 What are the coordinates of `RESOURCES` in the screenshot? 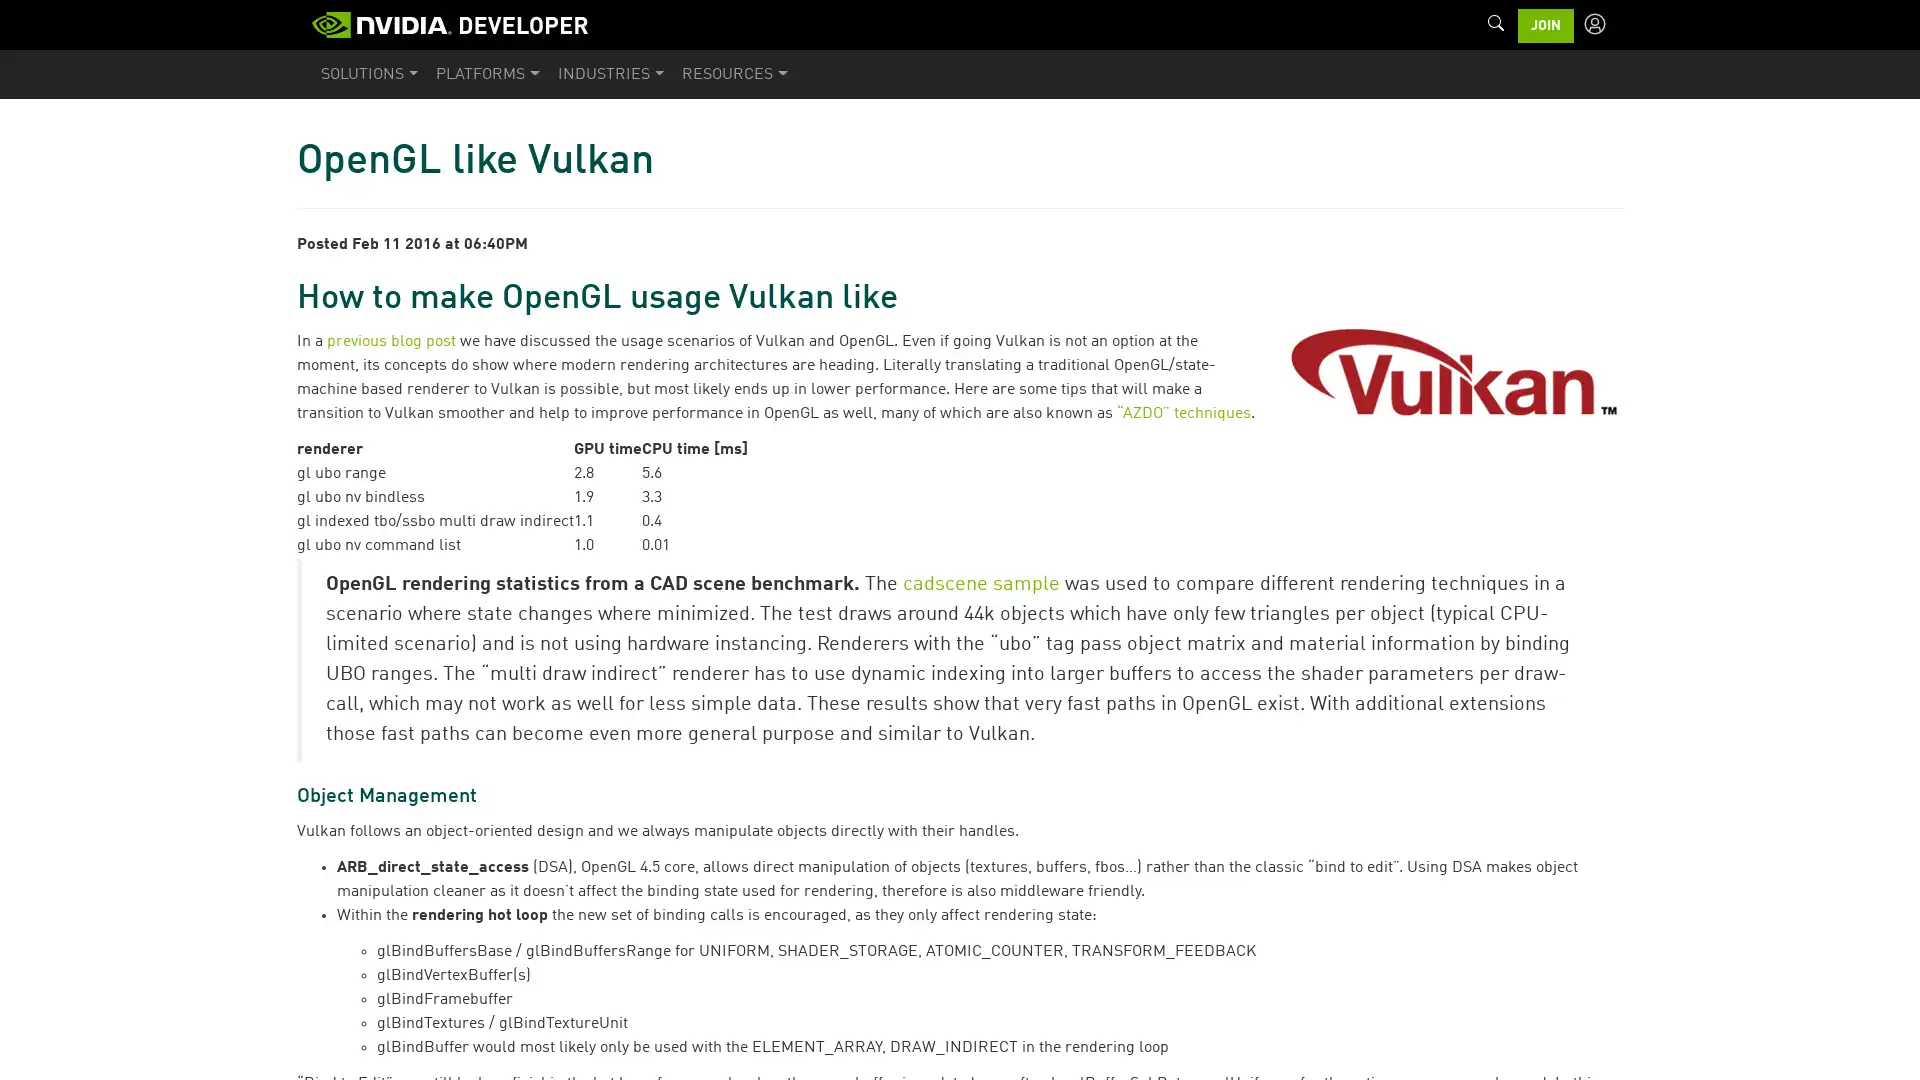 It's located at (733, 73).